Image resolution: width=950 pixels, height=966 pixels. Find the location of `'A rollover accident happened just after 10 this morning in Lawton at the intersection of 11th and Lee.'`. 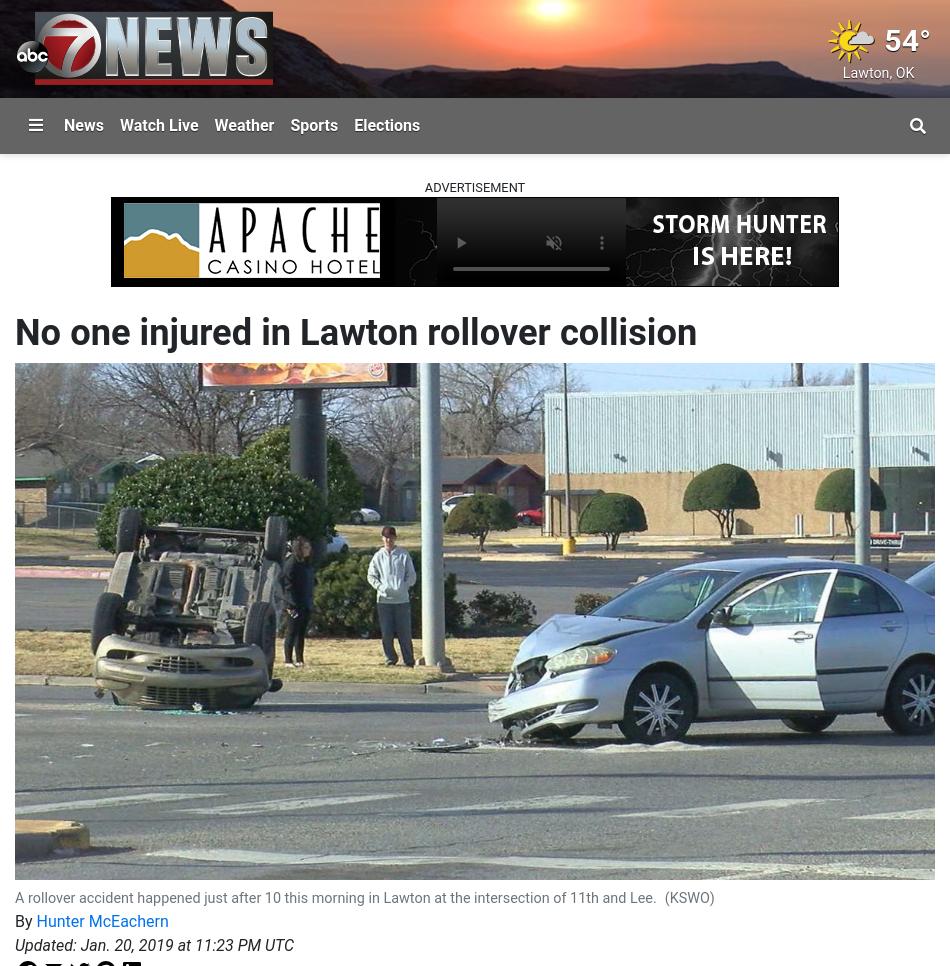

'A rollover accident happened just after 10 this morning in Lawton at the intersection of 11th and Lee.' is located at coordinates (334, 897).